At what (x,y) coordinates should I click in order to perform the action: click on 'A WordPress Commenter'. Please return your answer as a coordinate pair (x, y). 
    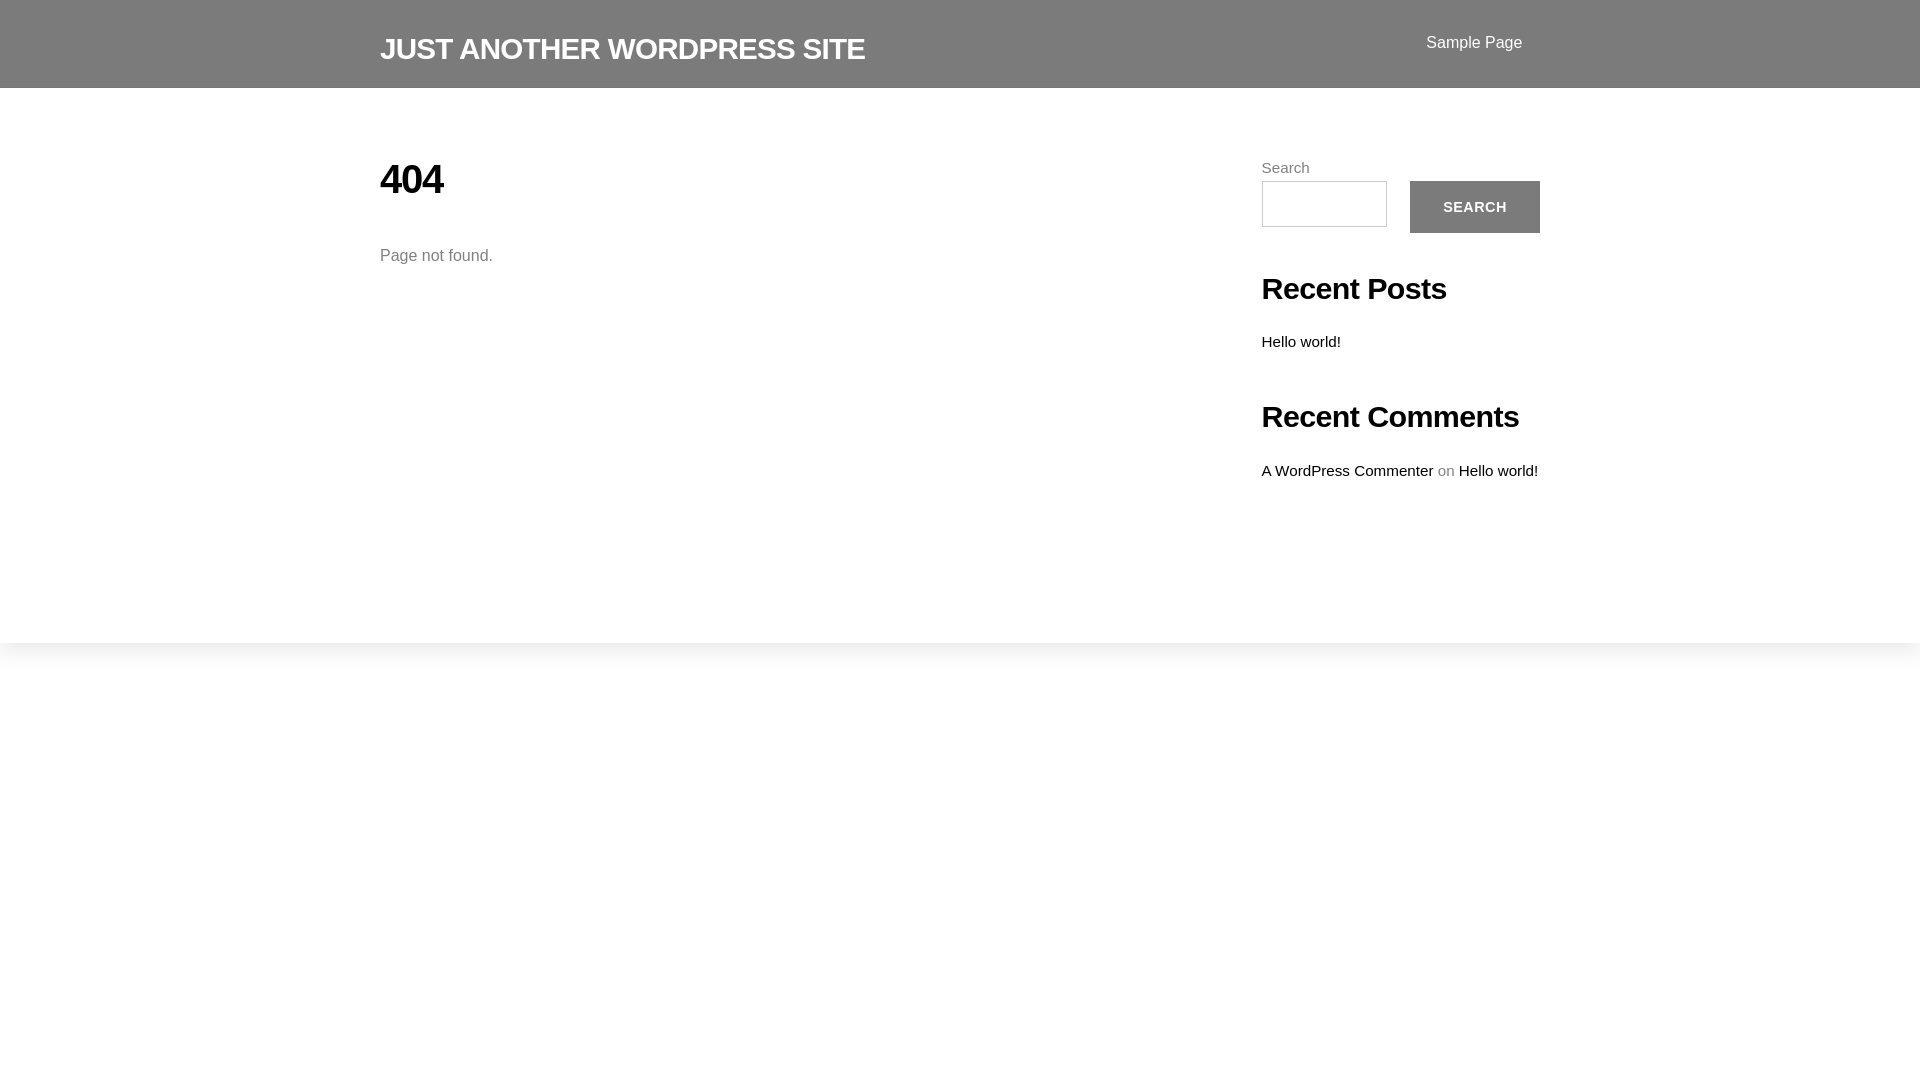
    Looking at the image, I should click on (1348, 470).